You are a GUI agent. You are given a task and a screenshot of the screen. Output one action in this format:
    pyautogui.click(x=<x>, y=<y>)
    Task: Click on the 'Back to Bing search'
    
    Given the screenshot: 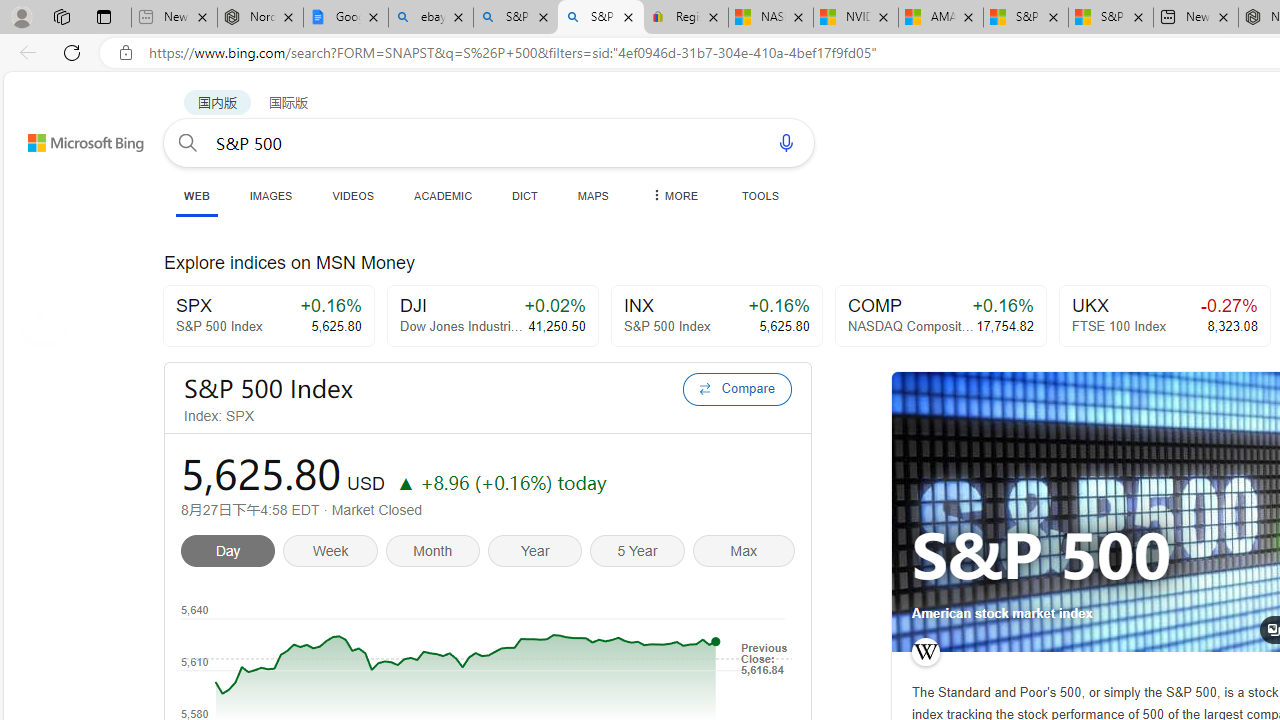 What is the action you would take?
    pyautogui.click(x=73, y=137)
    